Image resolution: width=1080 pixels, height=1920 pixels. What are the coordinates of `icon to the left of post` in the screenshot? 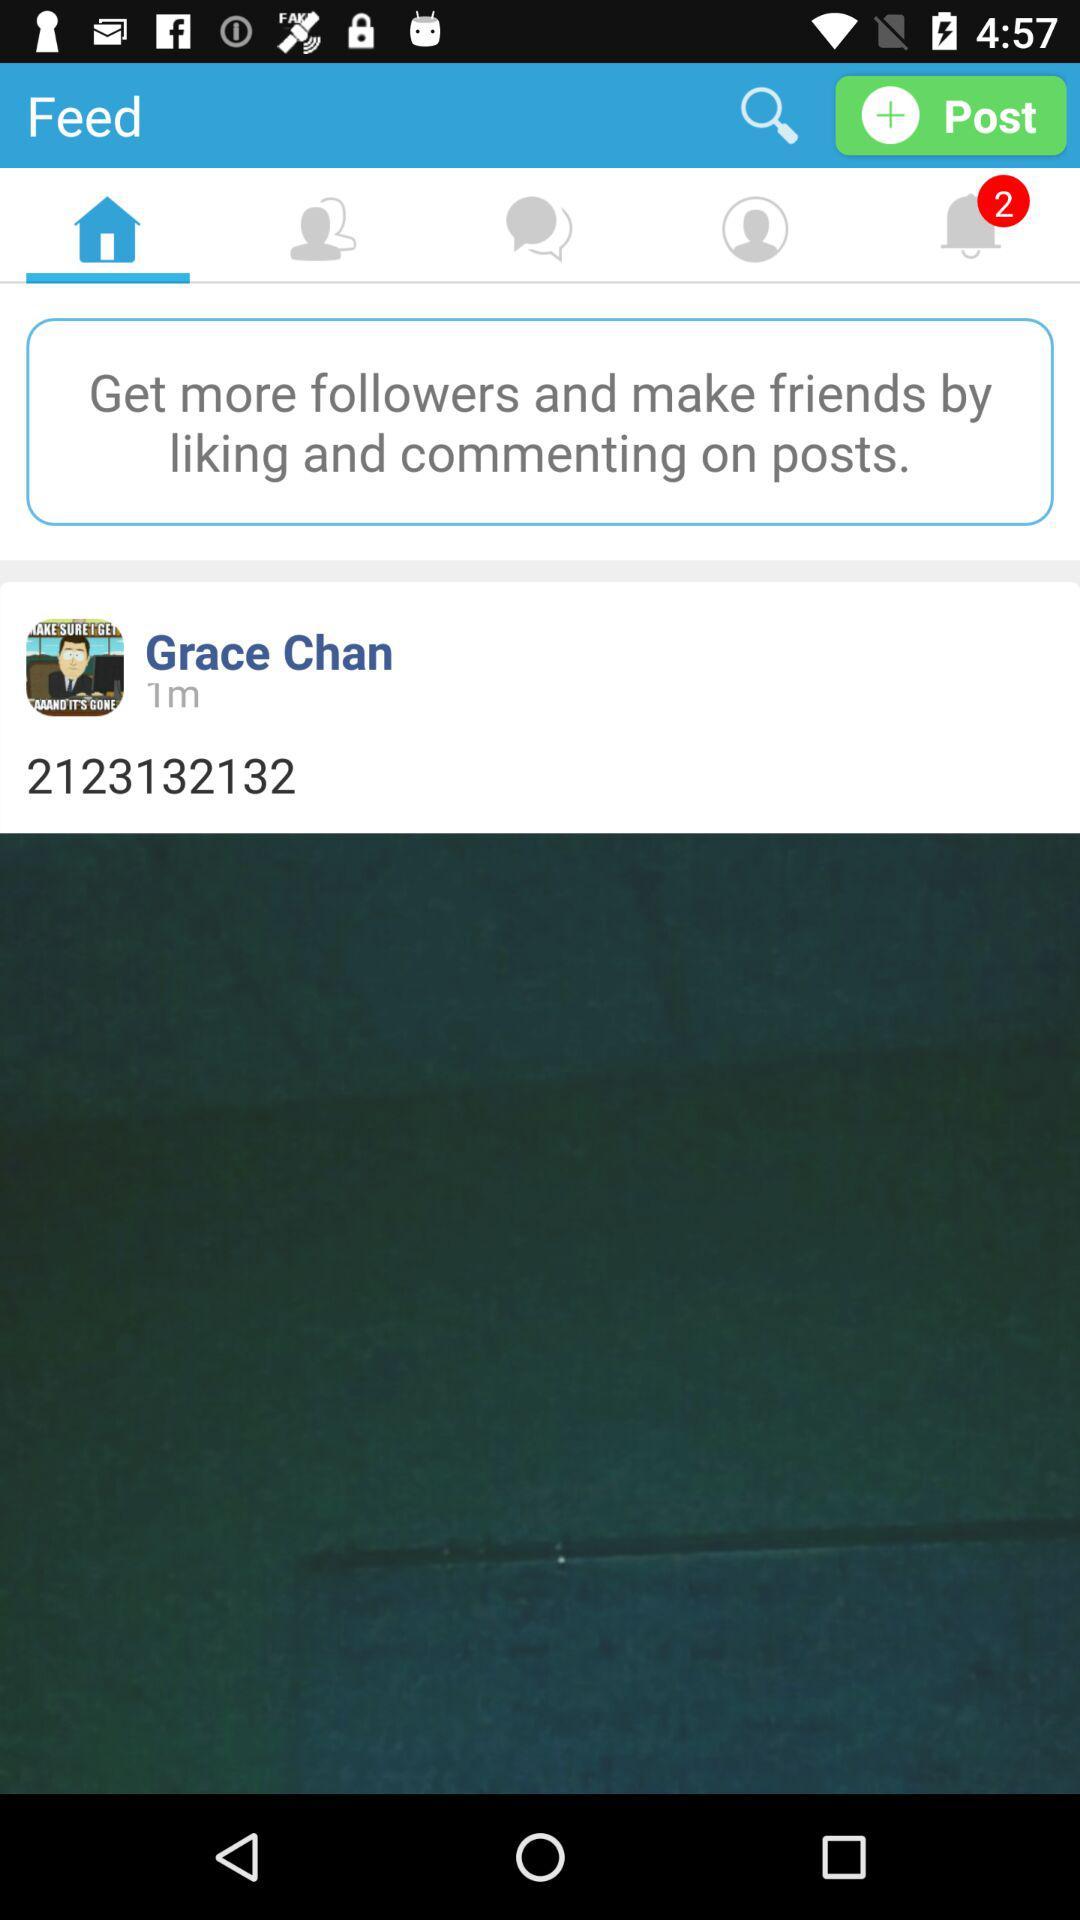 It's located at (768, 114).